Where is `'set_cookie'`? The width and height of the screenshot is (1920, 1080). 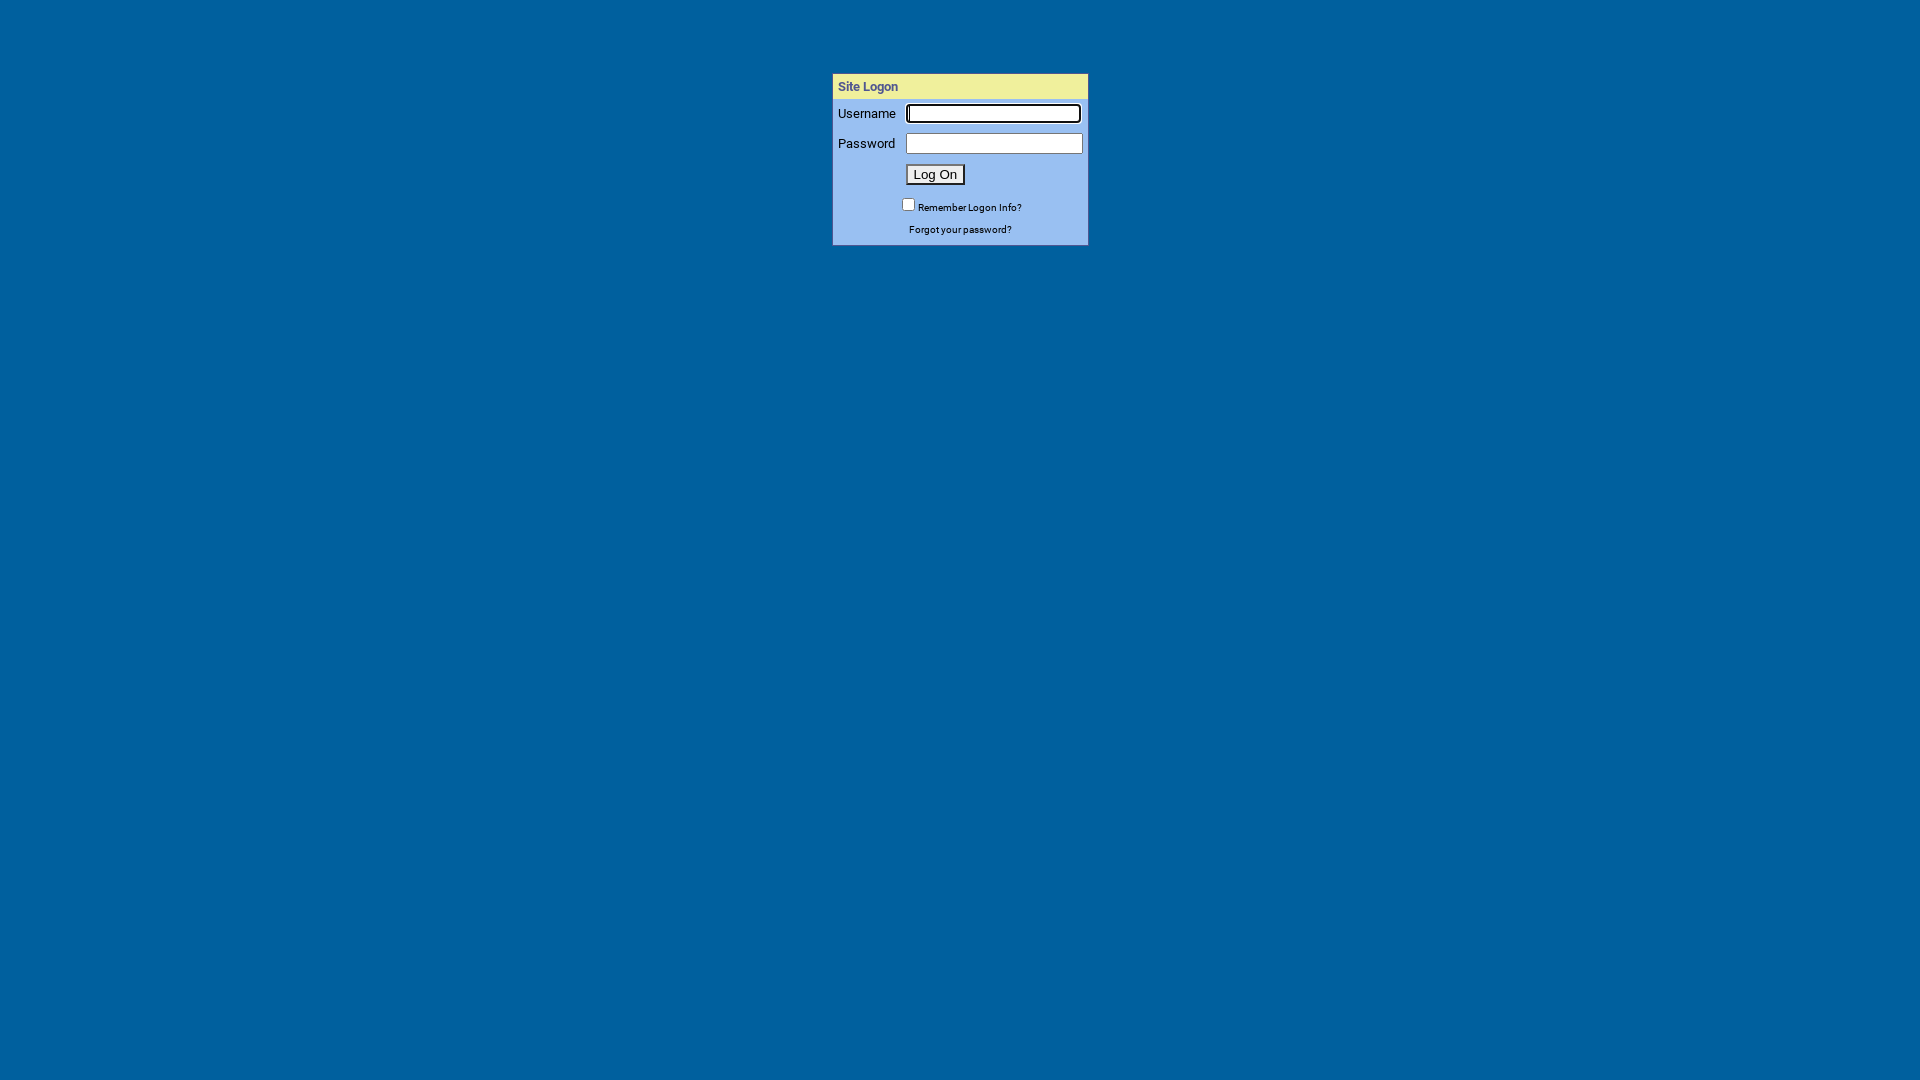
'set_cookie' is located at coordinates (907, 204).